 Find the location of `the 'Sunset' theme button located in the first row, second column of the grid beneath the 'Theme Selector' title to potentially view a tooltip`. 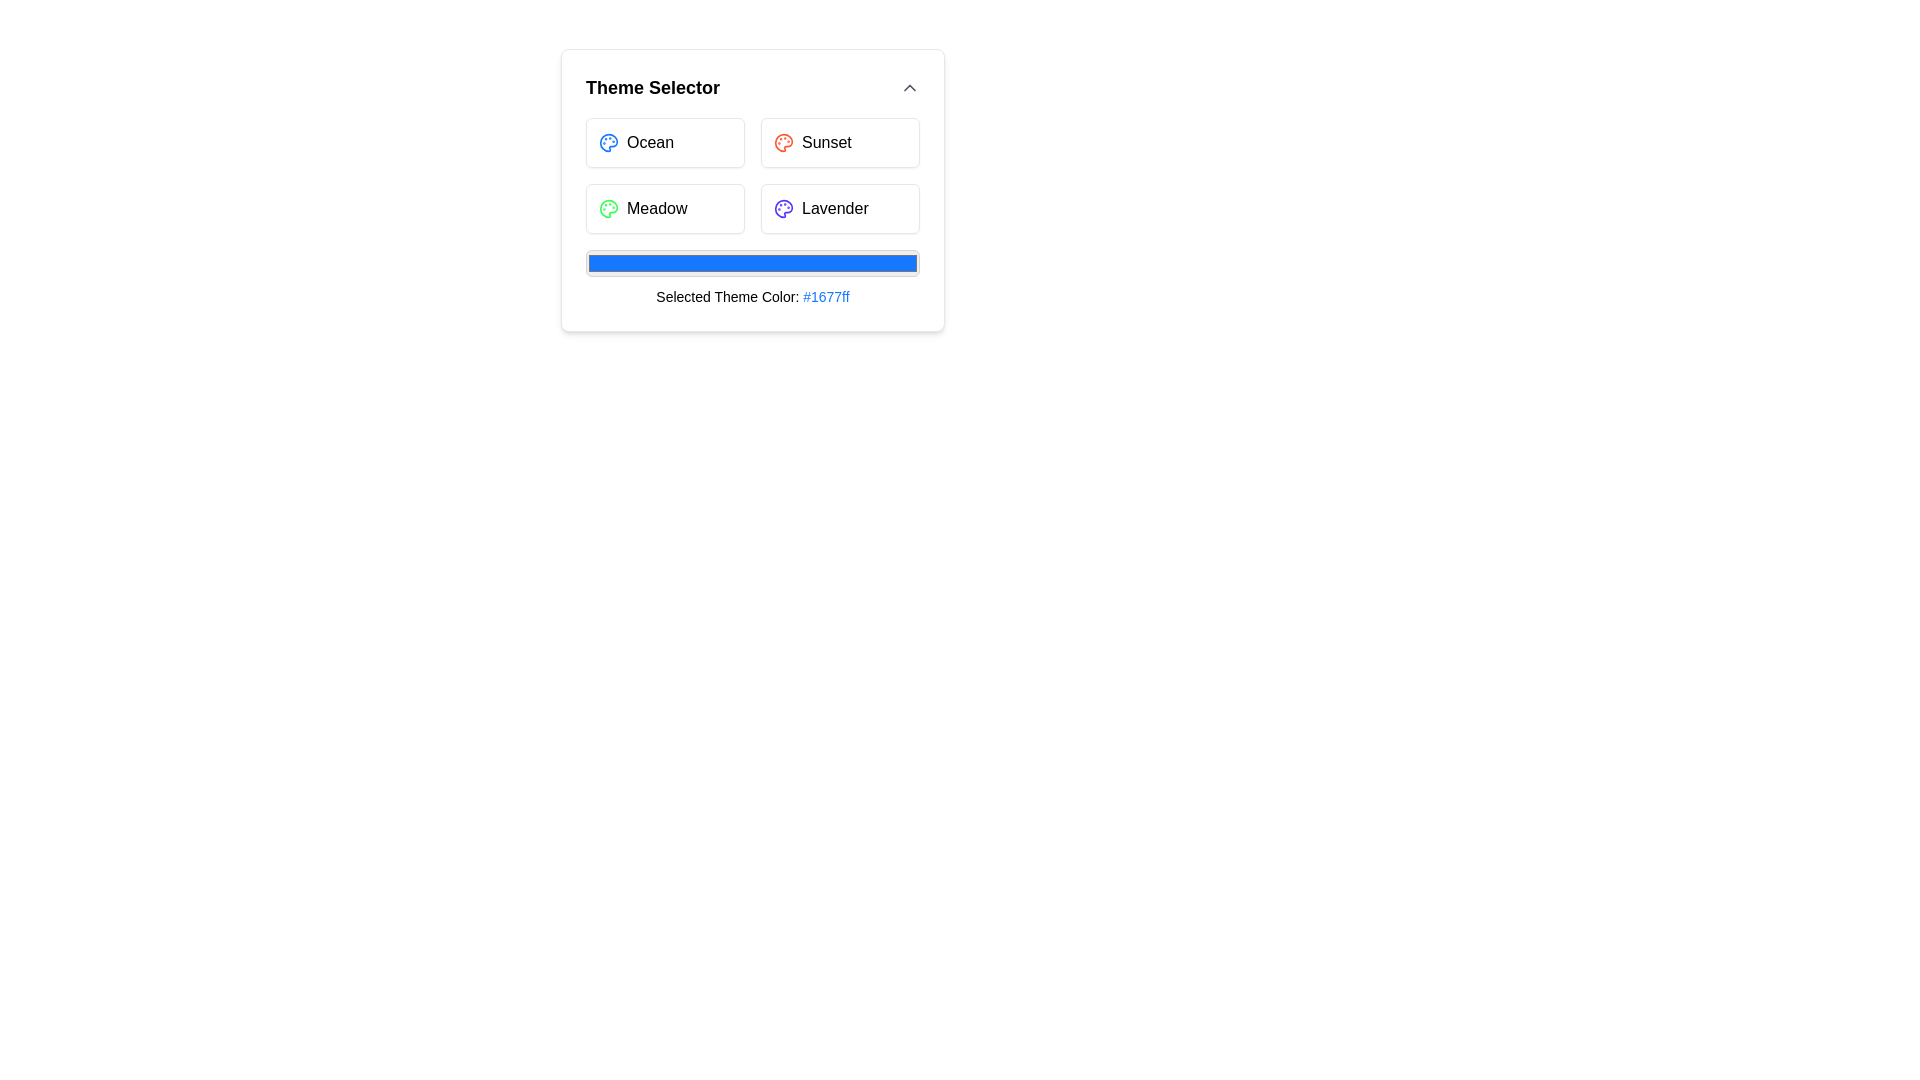

the 'Sunset' theme button located in the first row, second column of the grid beneath the 'Theme Selector' title to potentially view a tooltip is located at coordinates (840, 141).